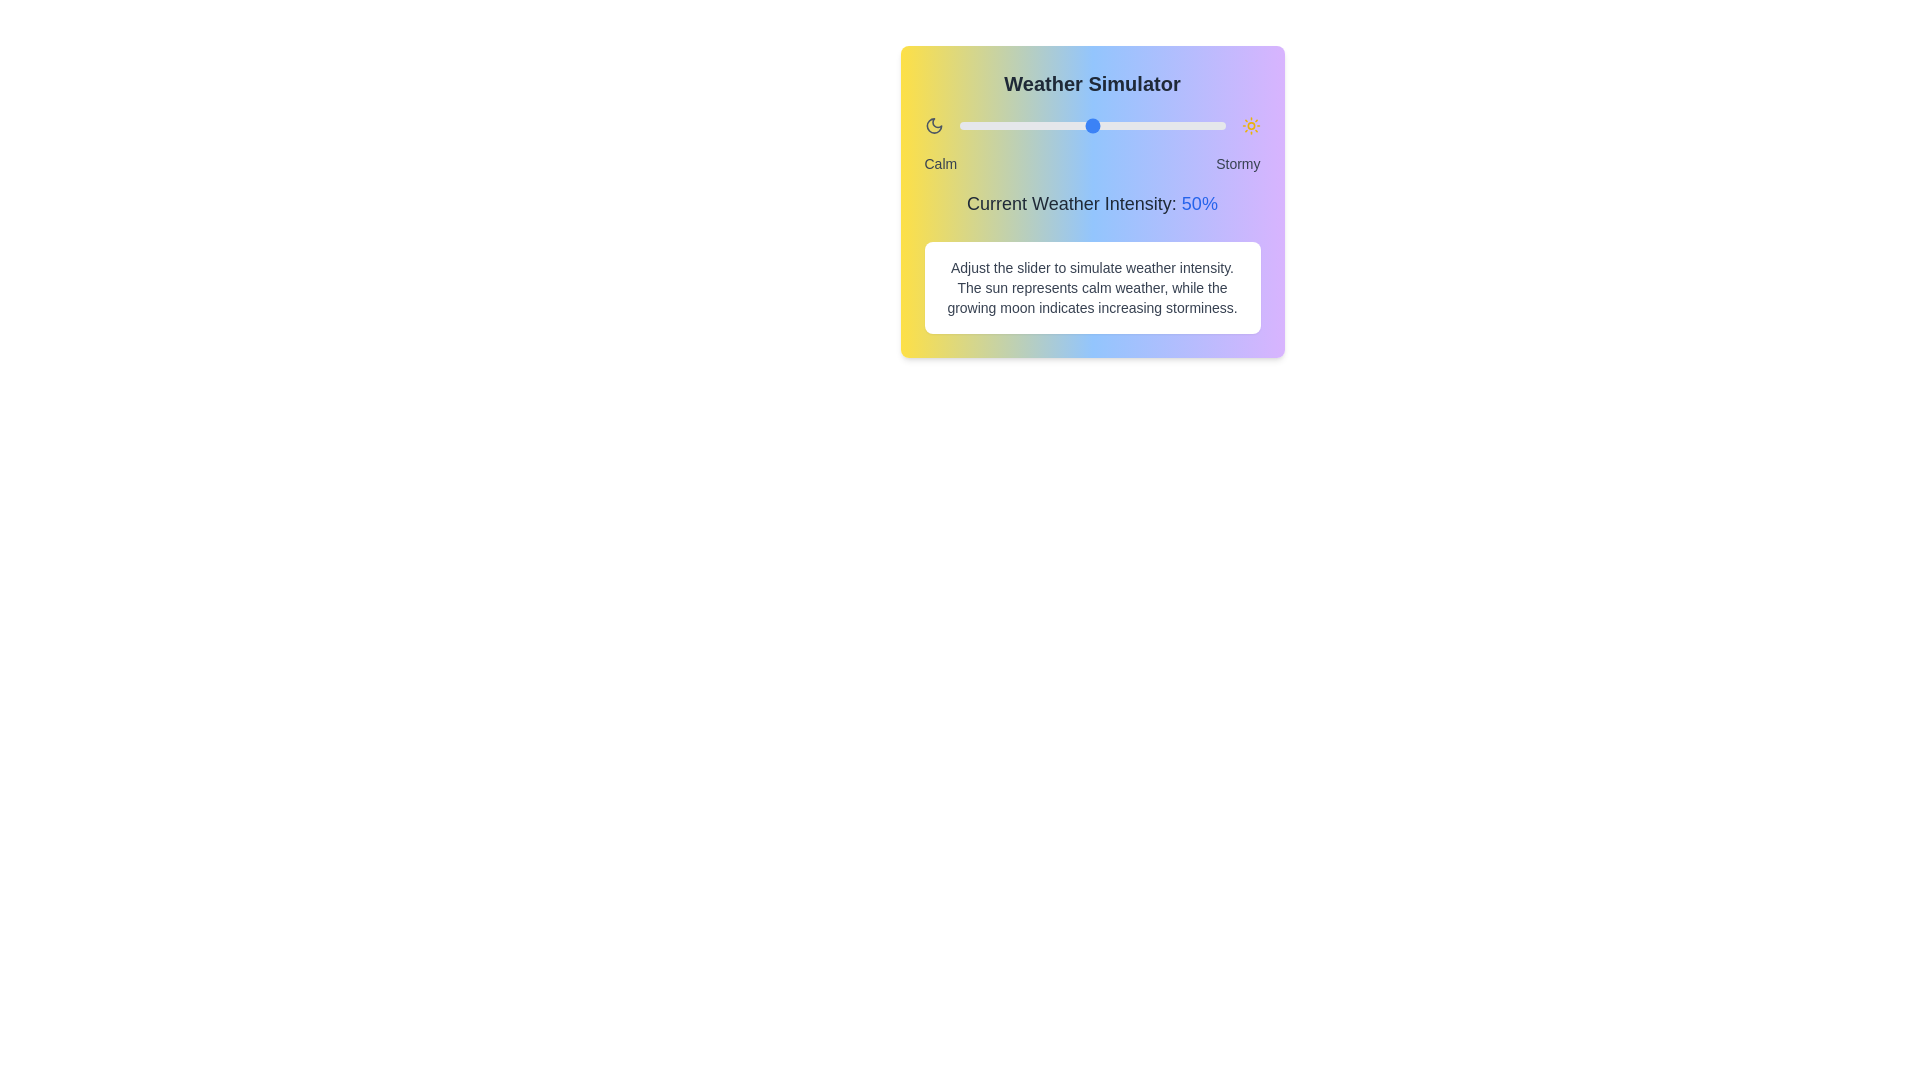 This screenshot has width=1920, height=1080. Describe the element at coordinates (933, 126) in the screenshot. I see `the calm icon to simulate the weather condition` at that location.